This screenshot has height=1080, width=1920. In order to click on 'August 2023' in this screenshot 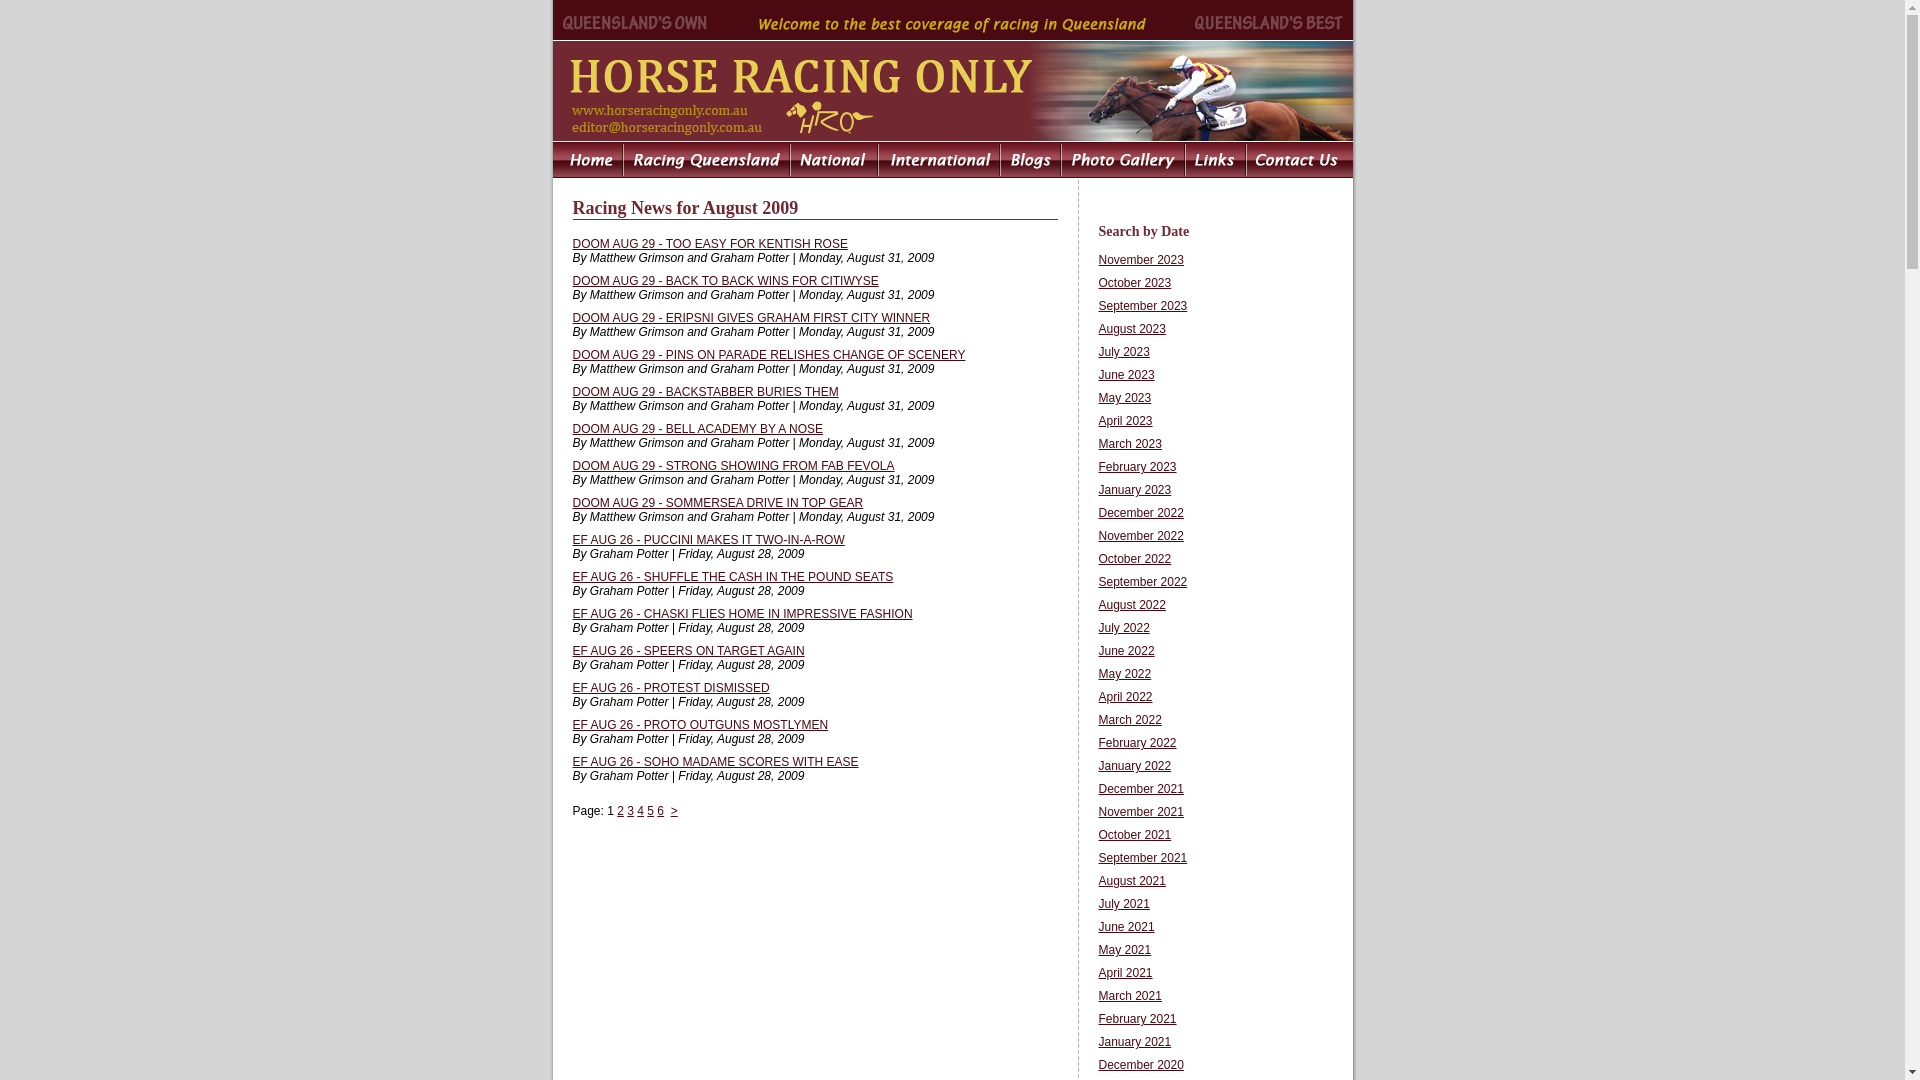, I will do `click(1097, 327)`.